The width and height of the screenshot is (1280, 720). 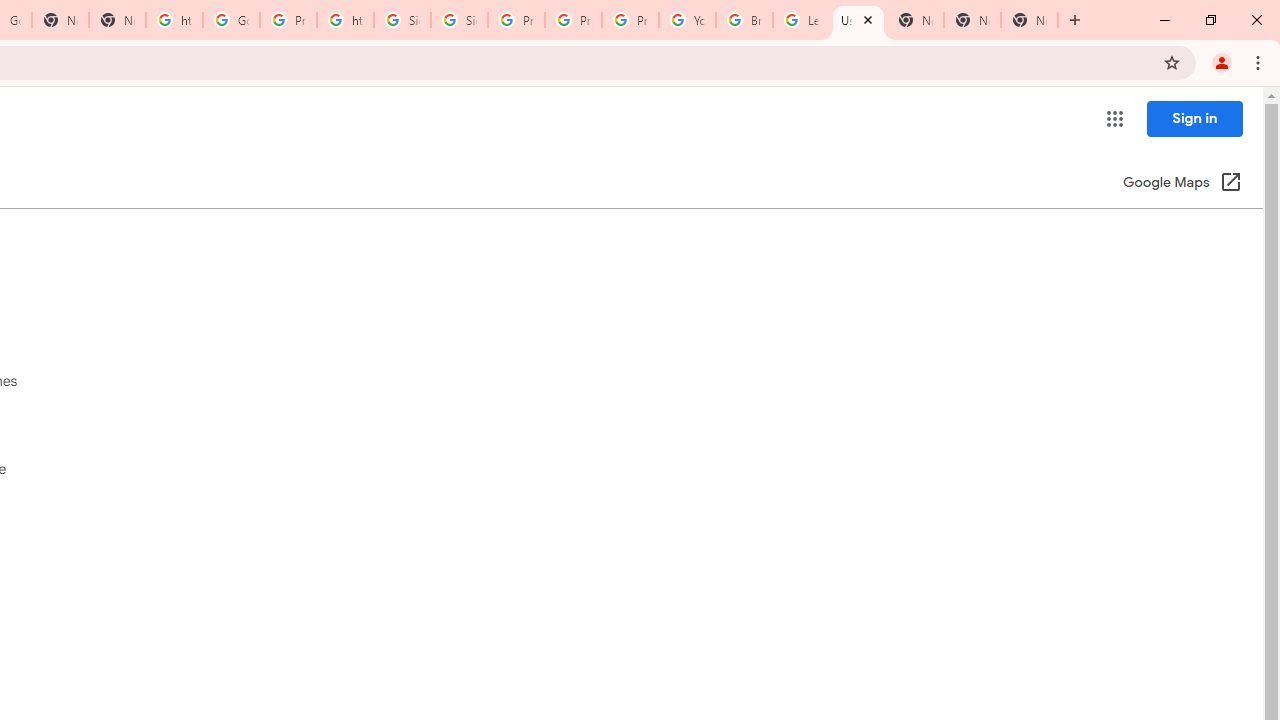 I want to click on 'Browse Chrome as a guest - Computer - Google Chrome Help', so click(x=743, y=20).